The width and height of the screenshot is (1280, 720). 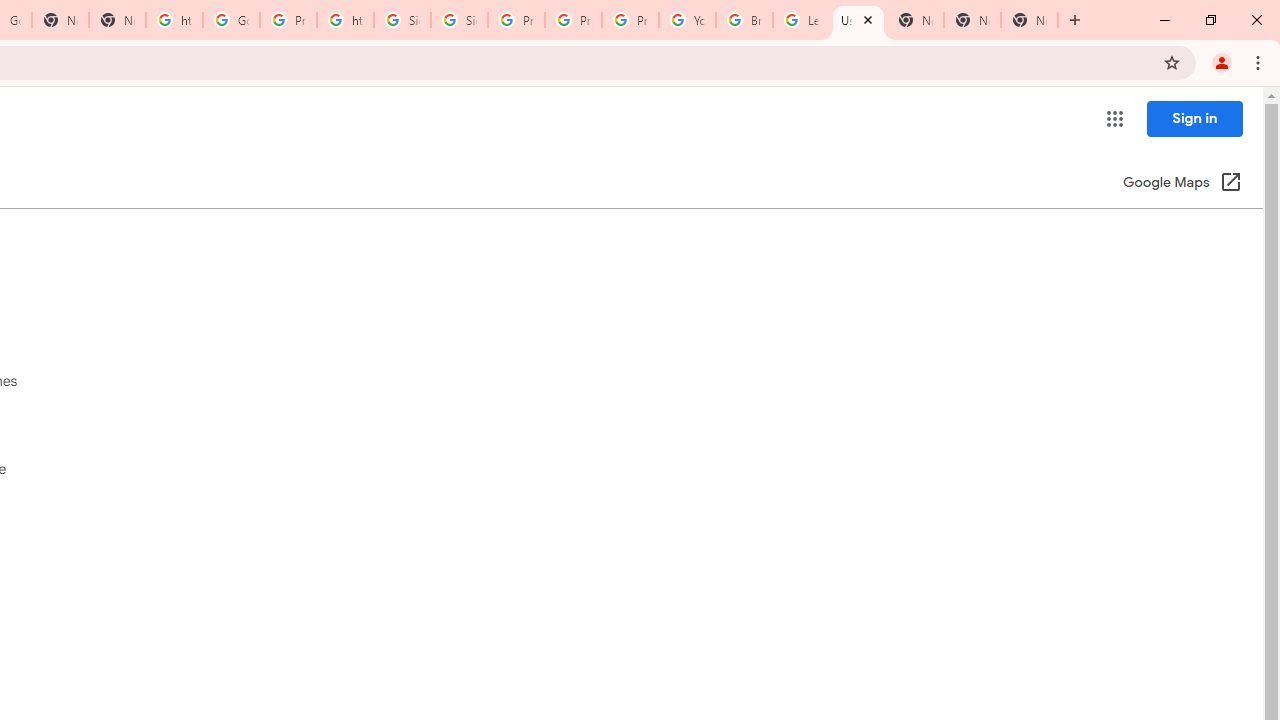 I want to click on 'Browse Chrome as a guest - Computer - Google Chrome Help', so click(x=743, y=20).